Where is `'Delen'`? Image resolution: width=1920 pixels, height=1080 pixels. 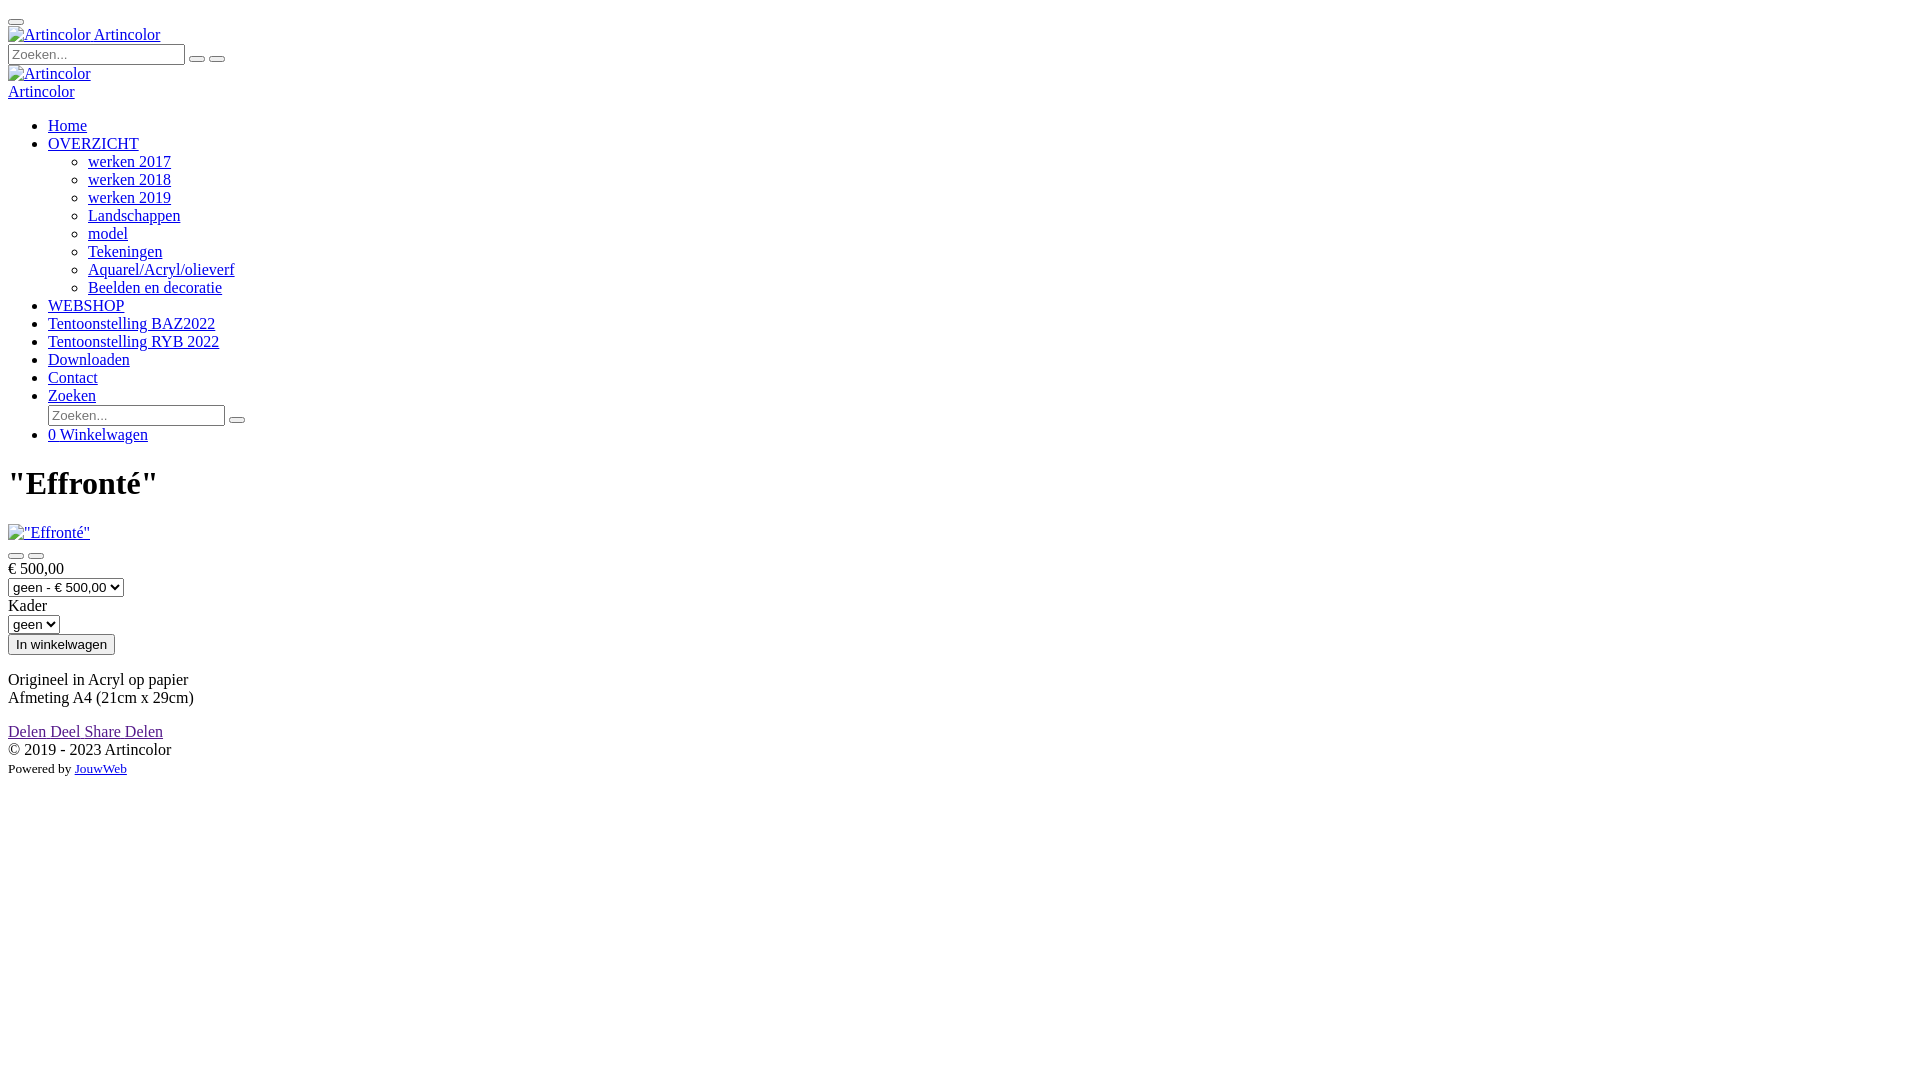 'Delen' is located at coordinates (28, 731).